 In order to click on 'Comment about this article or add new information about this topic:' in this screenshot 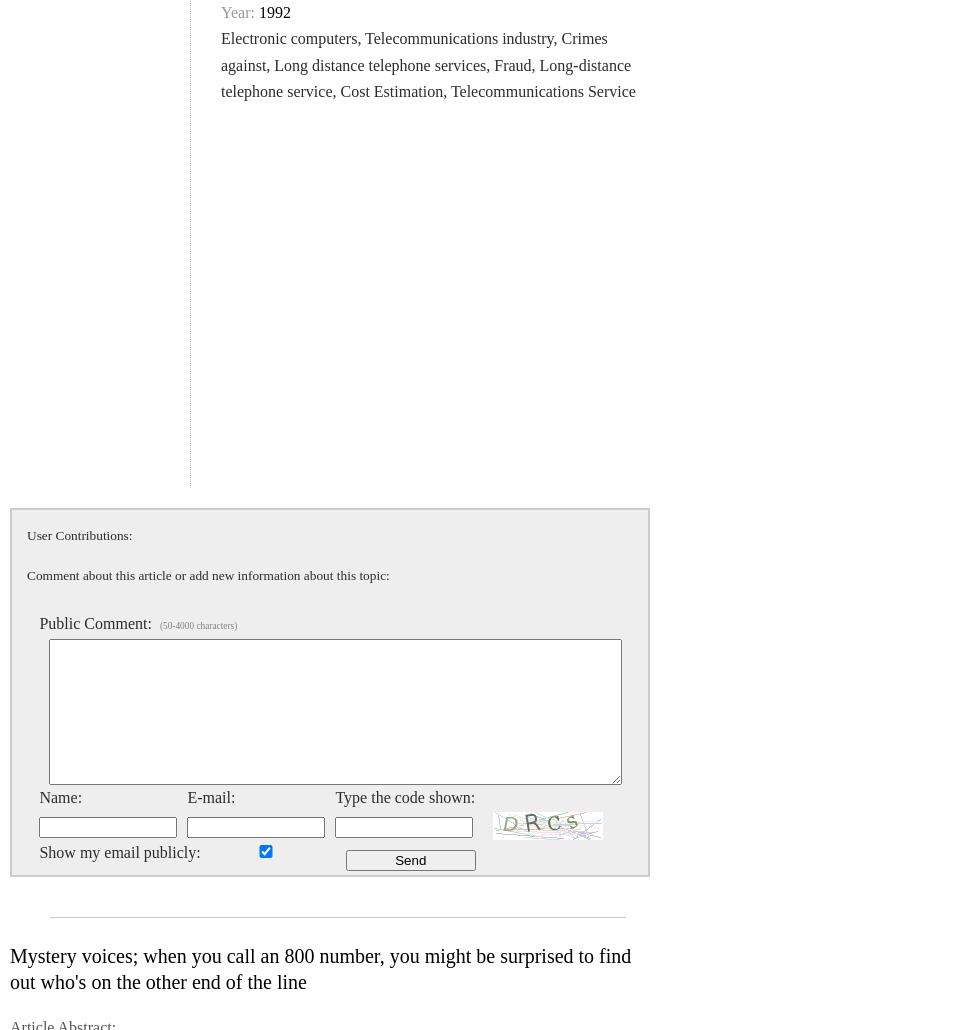, I will do `click(207, 575)`.